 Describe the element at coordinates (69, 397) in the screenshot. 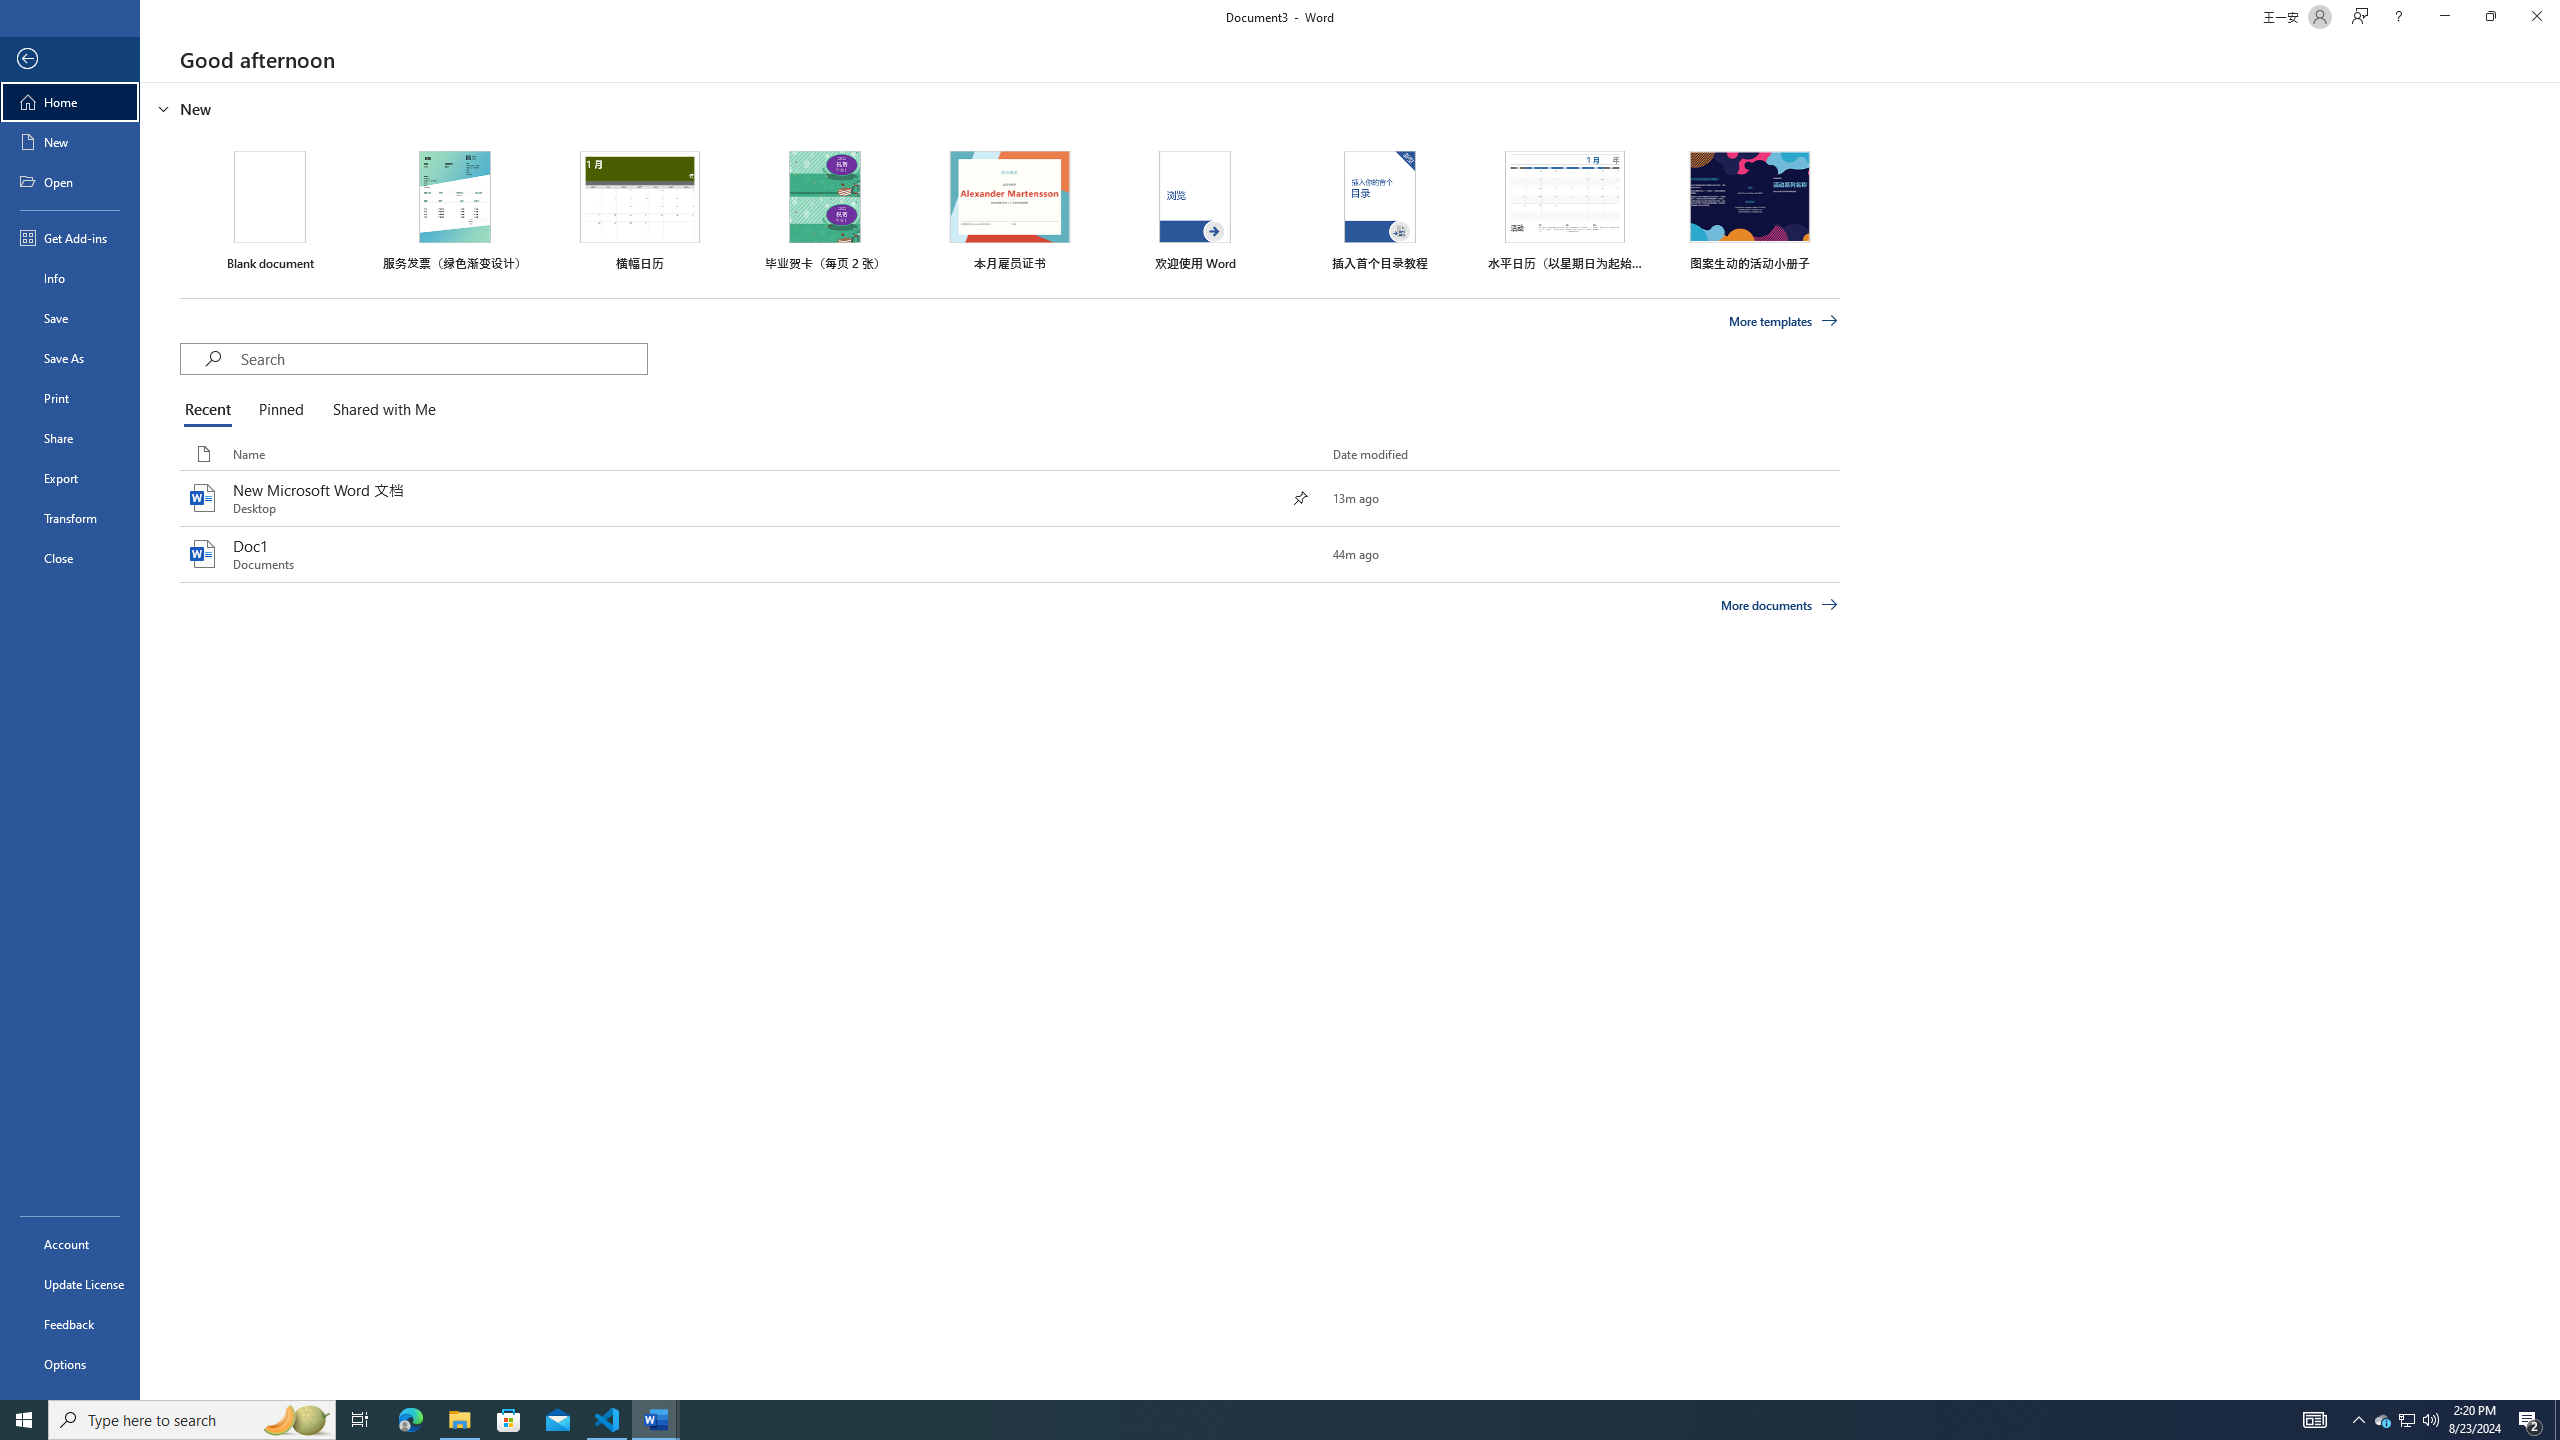

I see `'Print'` at that location.